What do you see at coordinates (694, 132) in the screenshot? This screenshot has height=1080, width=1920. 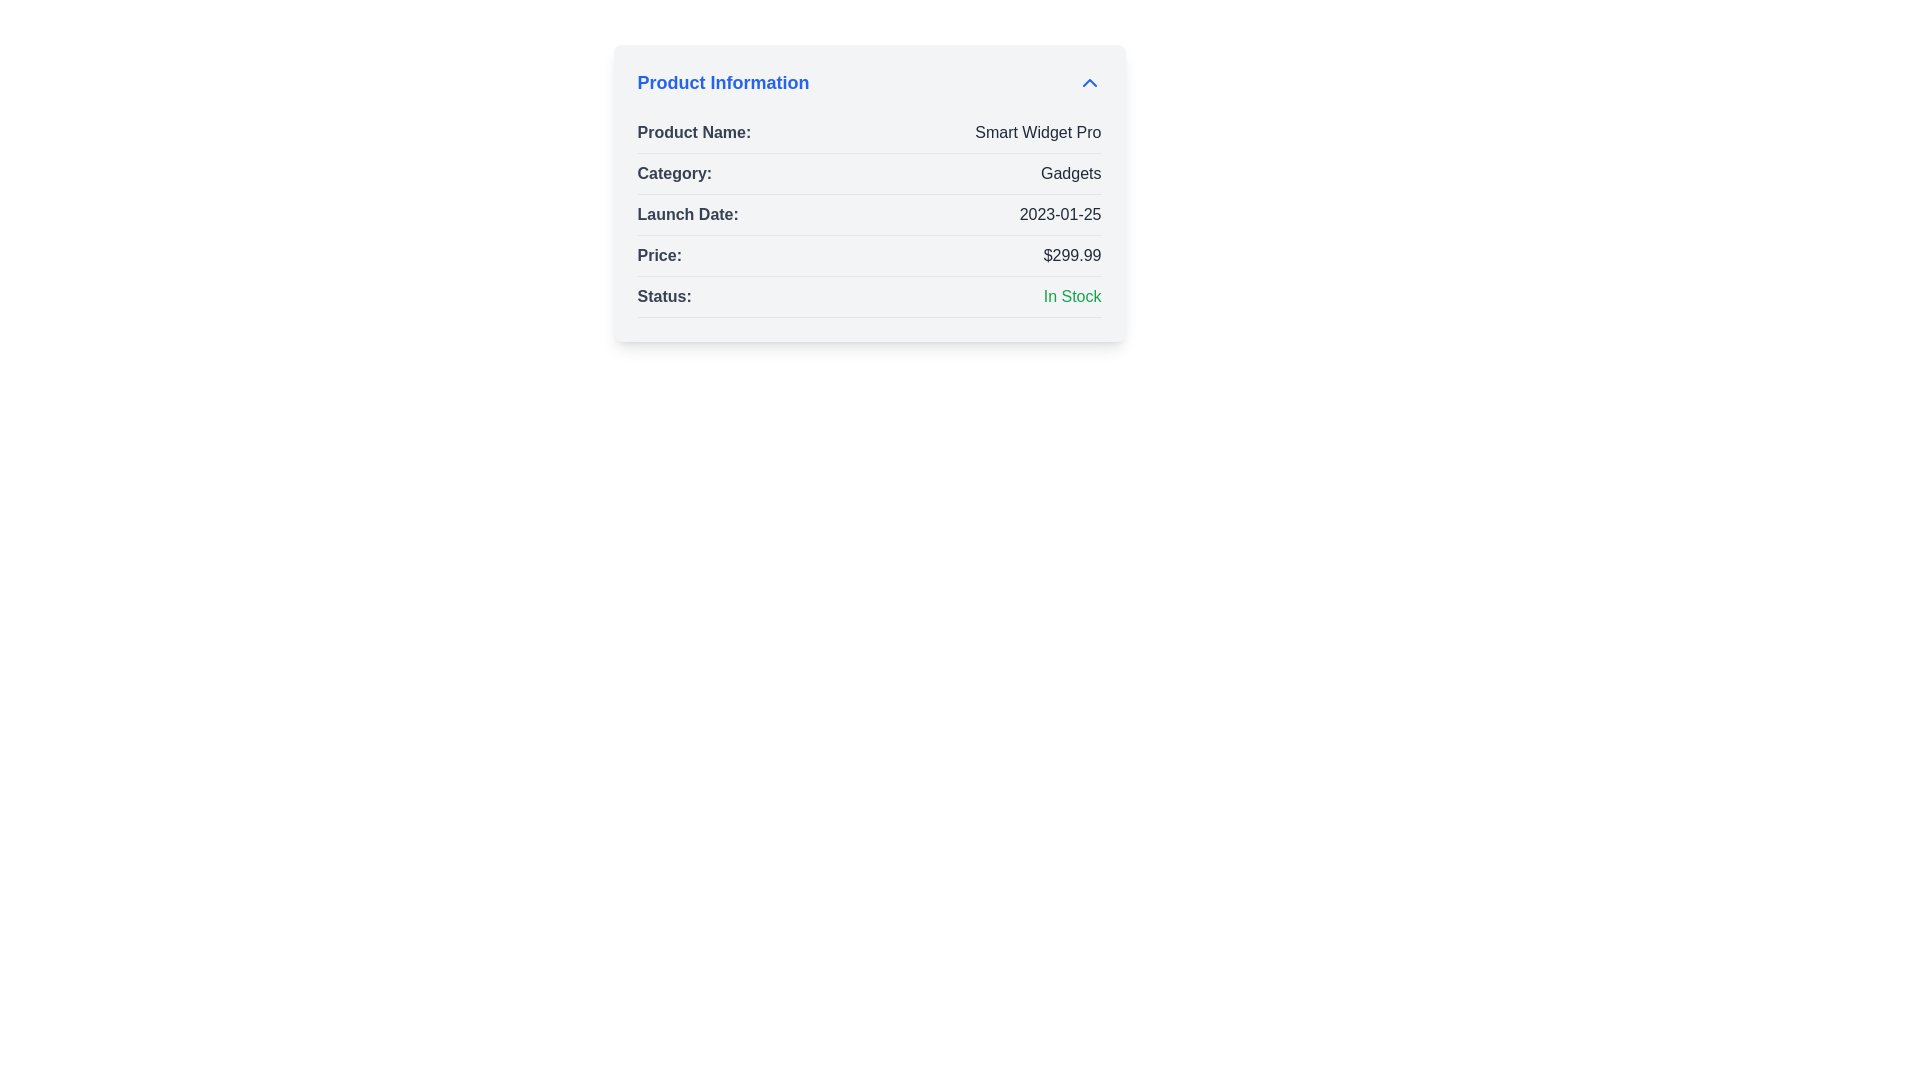 I see `label that describes the product's name located at the top of the details panel labeled 'Product Information'` at bounding box center [694, 132].